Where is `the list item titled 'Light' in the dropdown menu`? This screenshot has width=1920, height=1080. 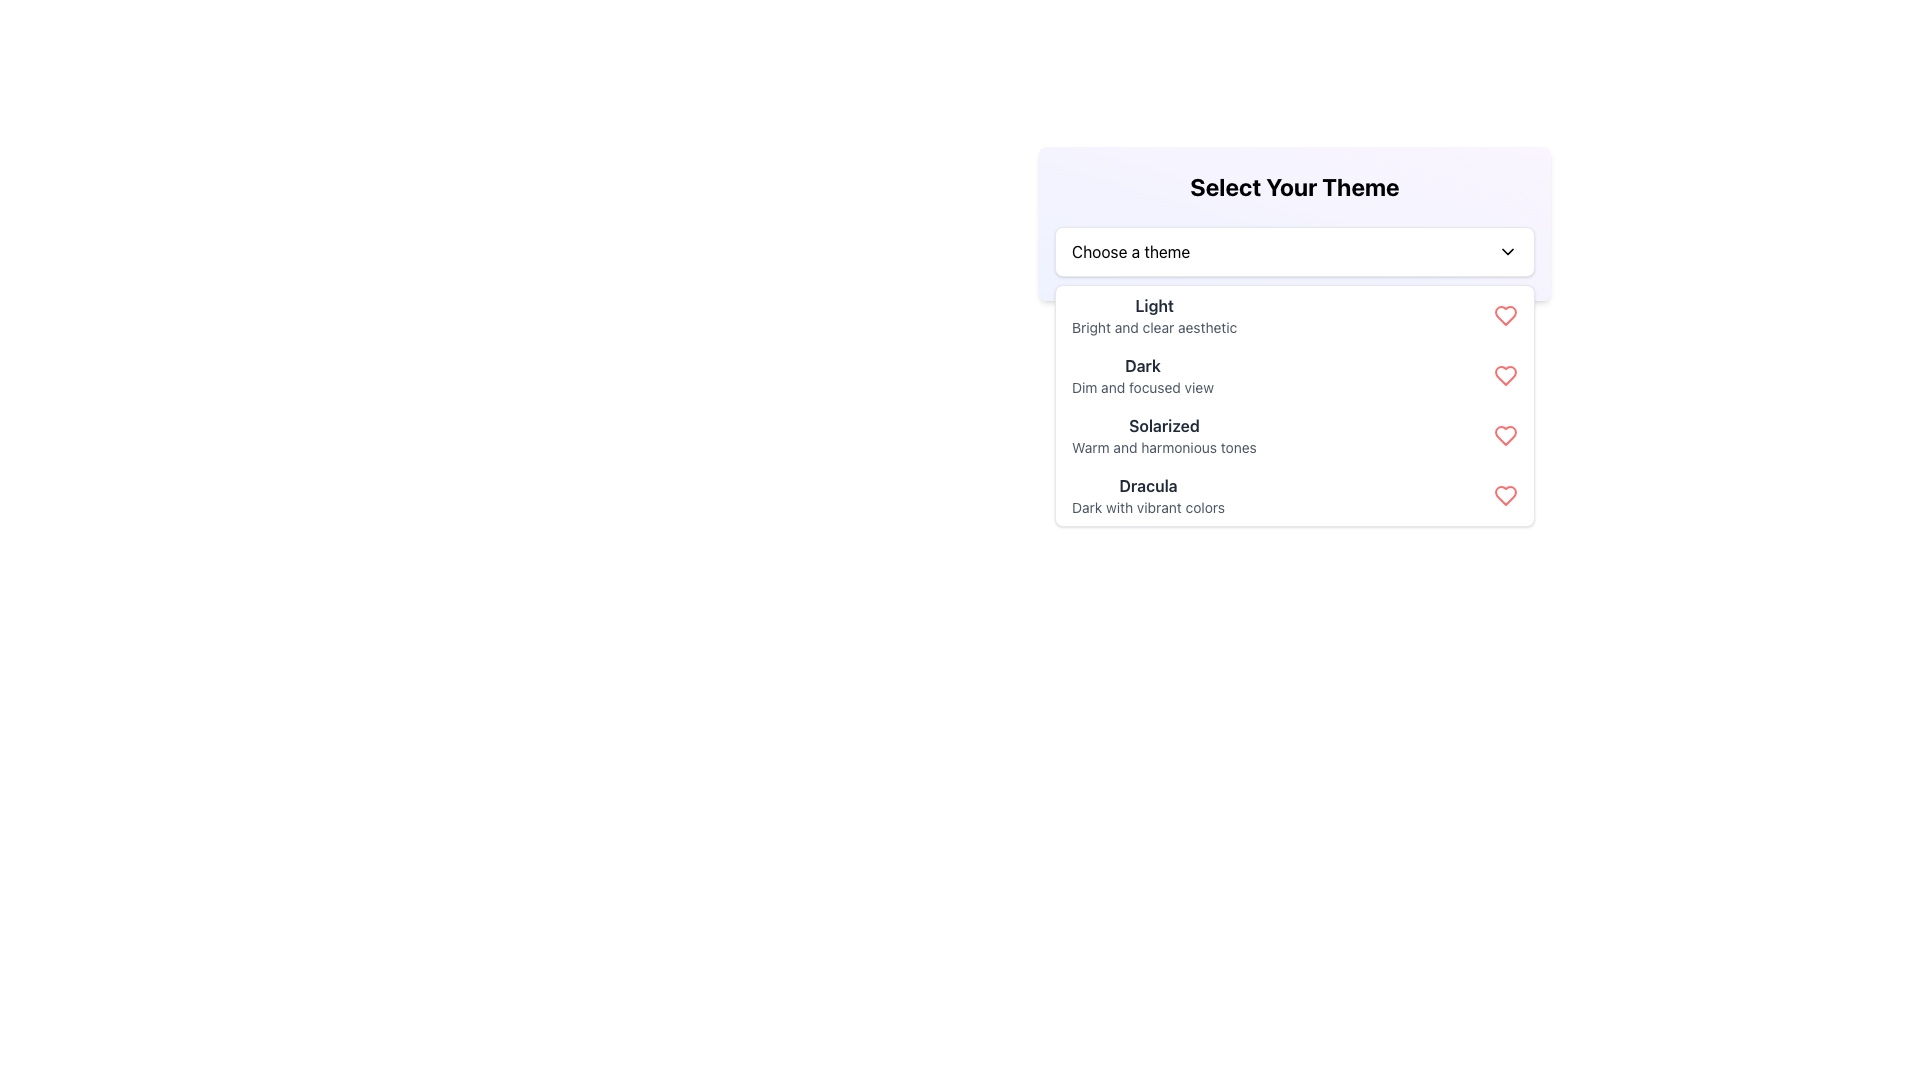
the list item titled 'Light' in the dropdown menu is located at coordinates (1295, 315).